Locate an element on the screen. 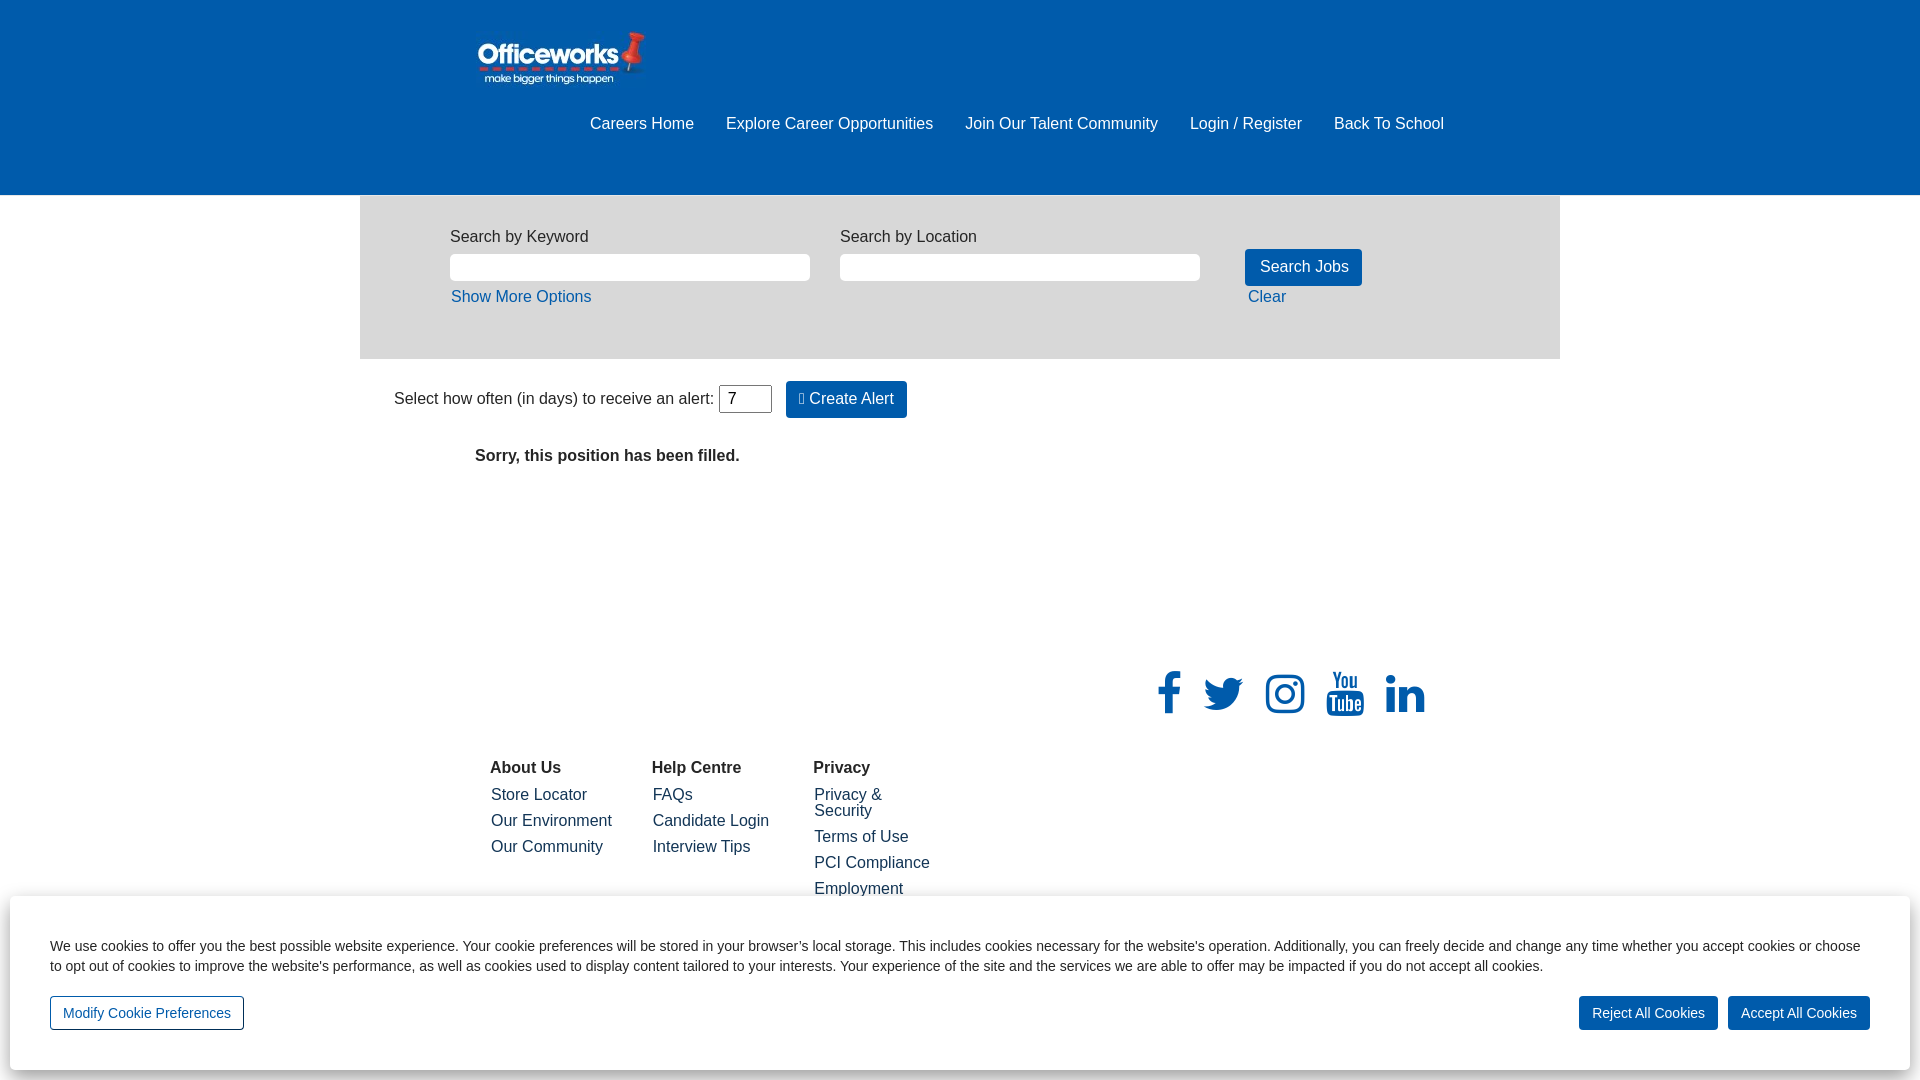 The image size is (1920, 1080). 'twitter' is located at coordinates (1223, 693).